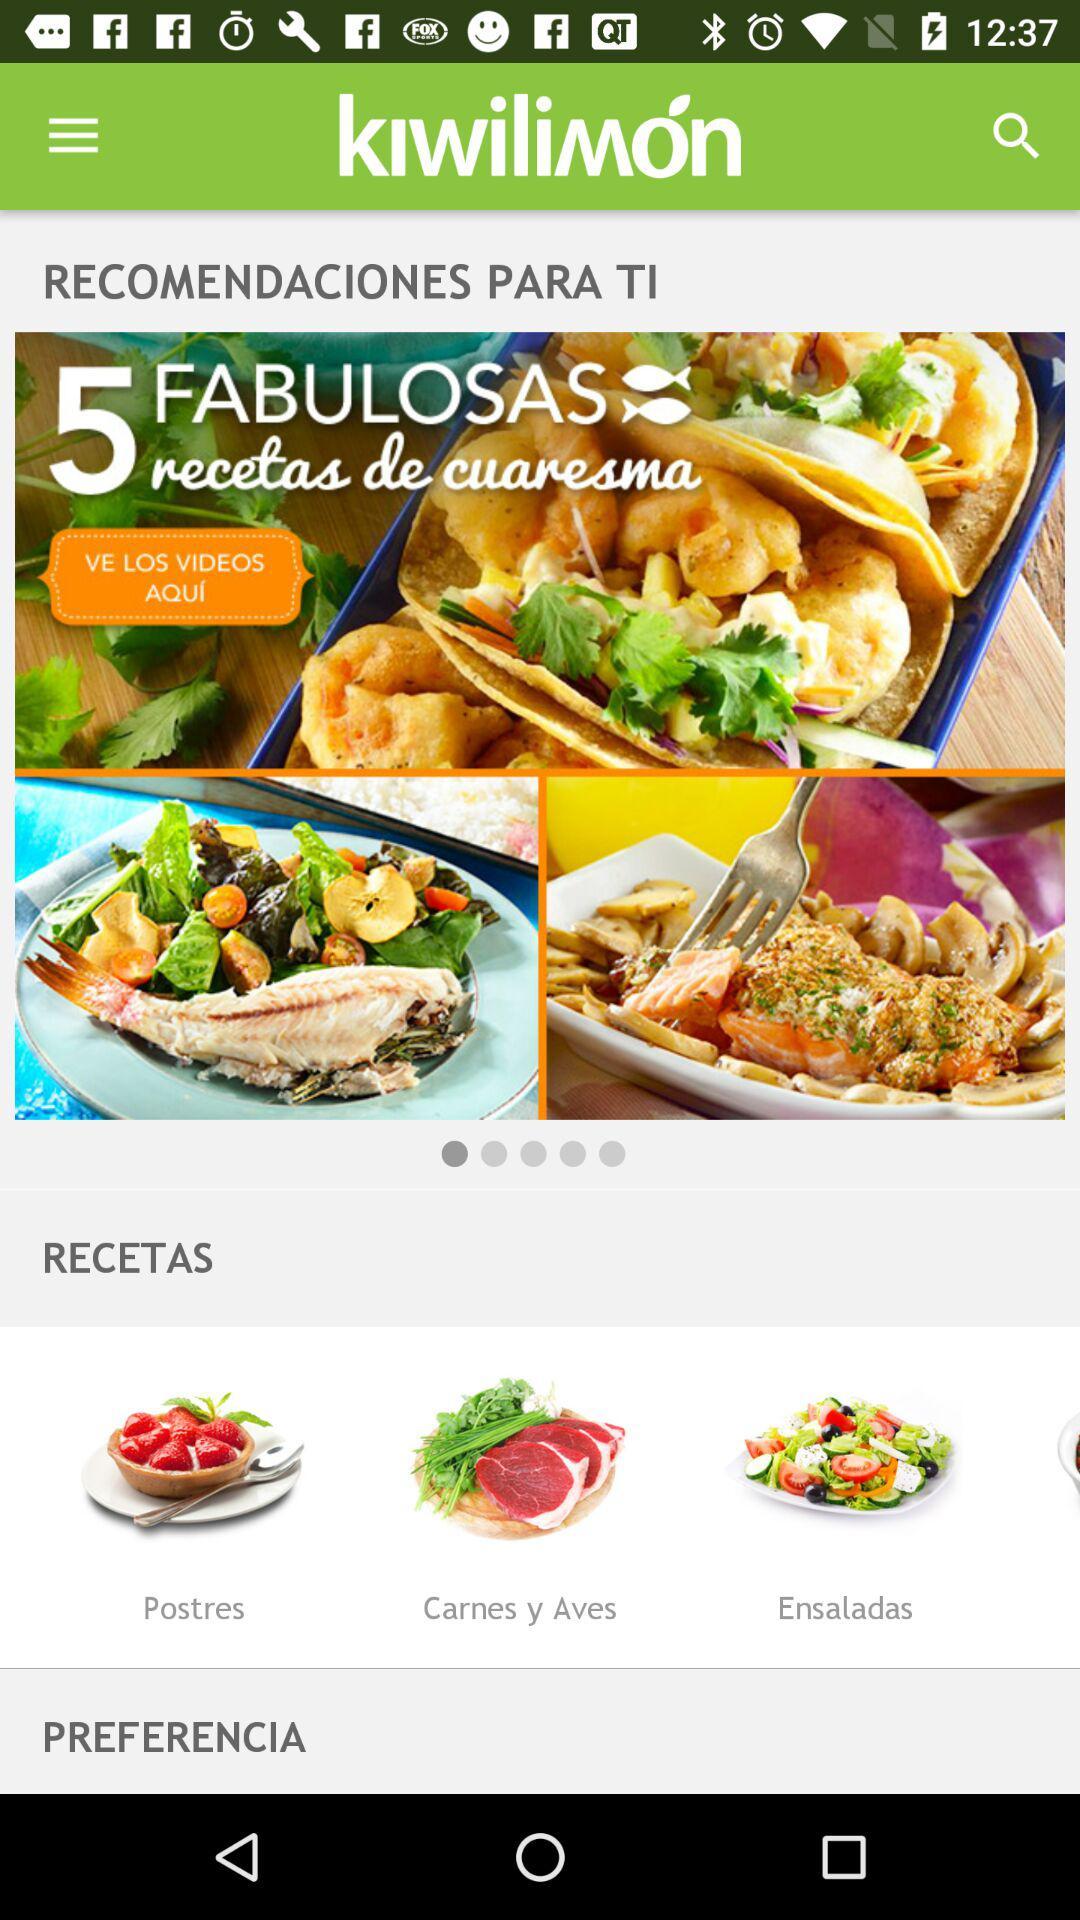  Describe the element at coordinates (72, 135) in the screenshot. I see `the item above recomendaciones para ti item` at that location.